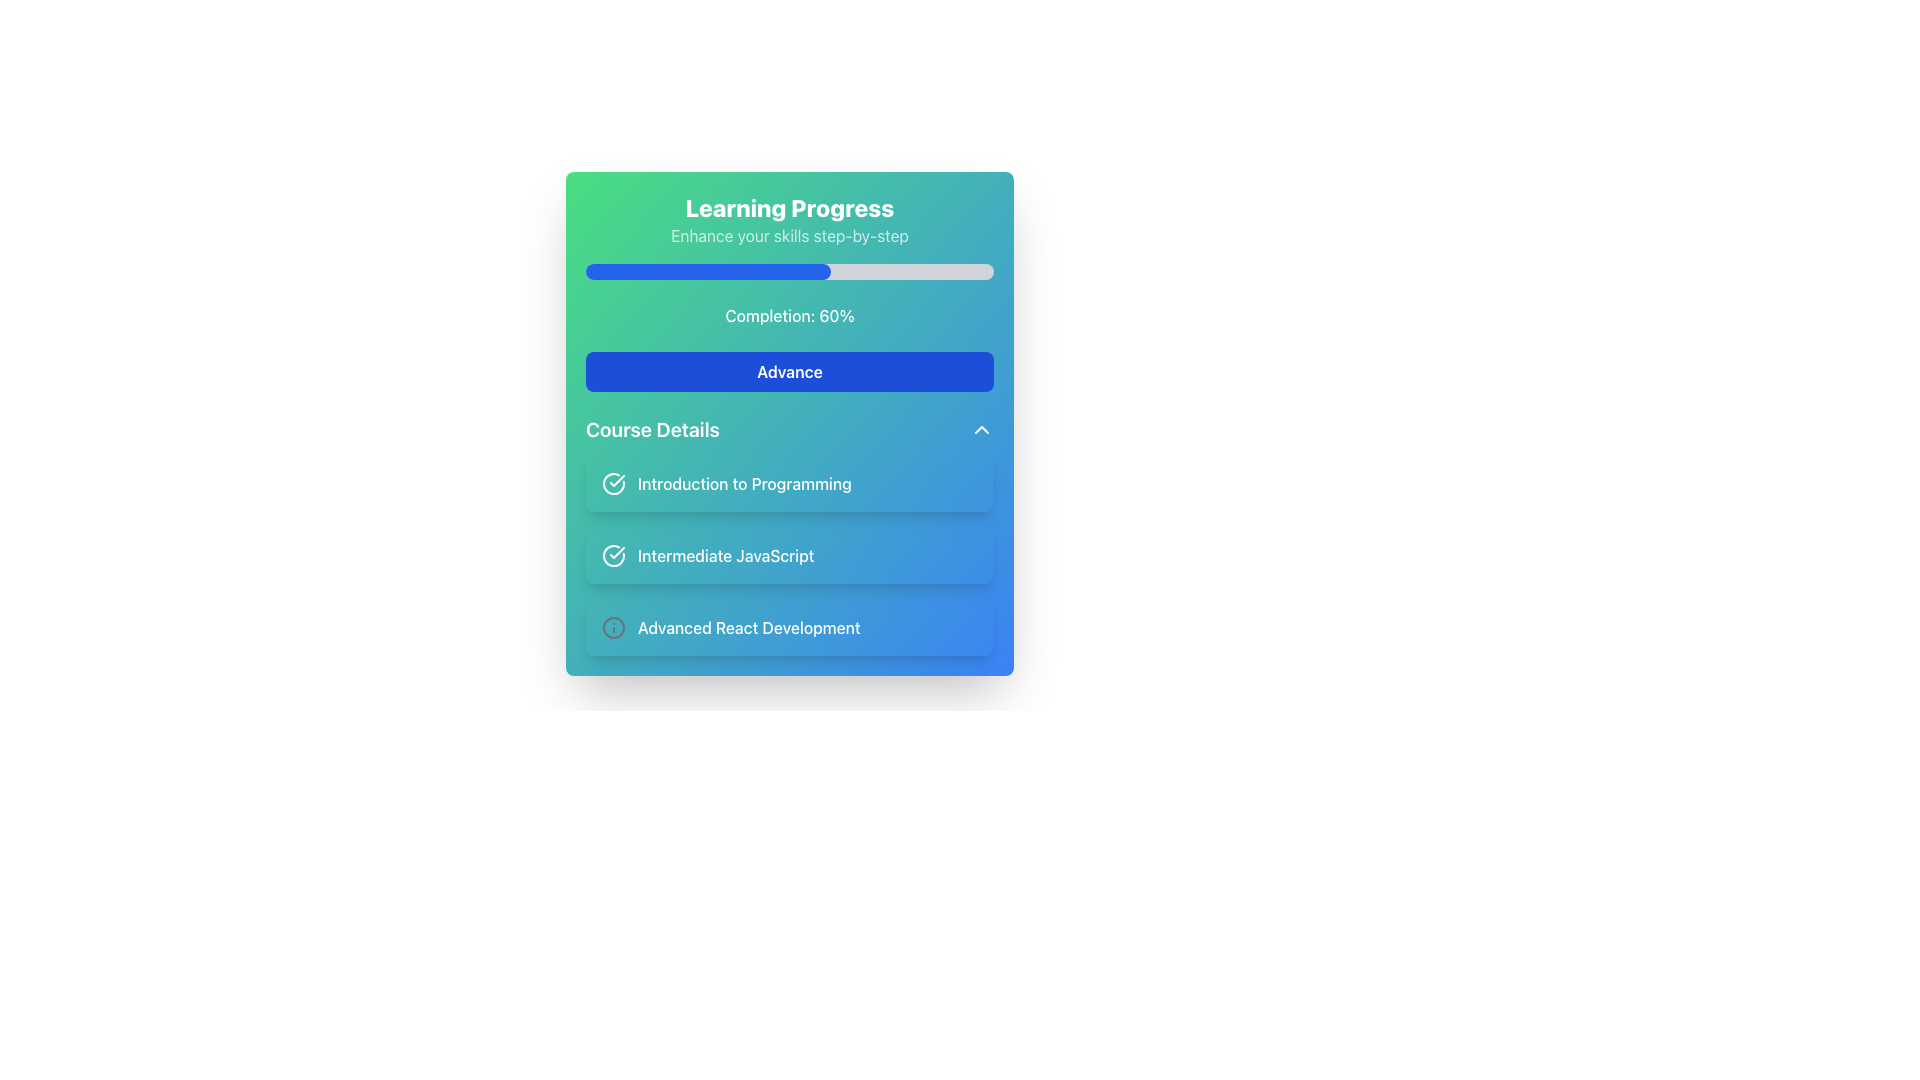 This screenshot has height=1080, width=1920. Describe the element at coordinates (789, 371) in the screenshot. I see `the interactive button located below the completion progress bar and above the 'Course Details' section to proceed to the next step` at that location.